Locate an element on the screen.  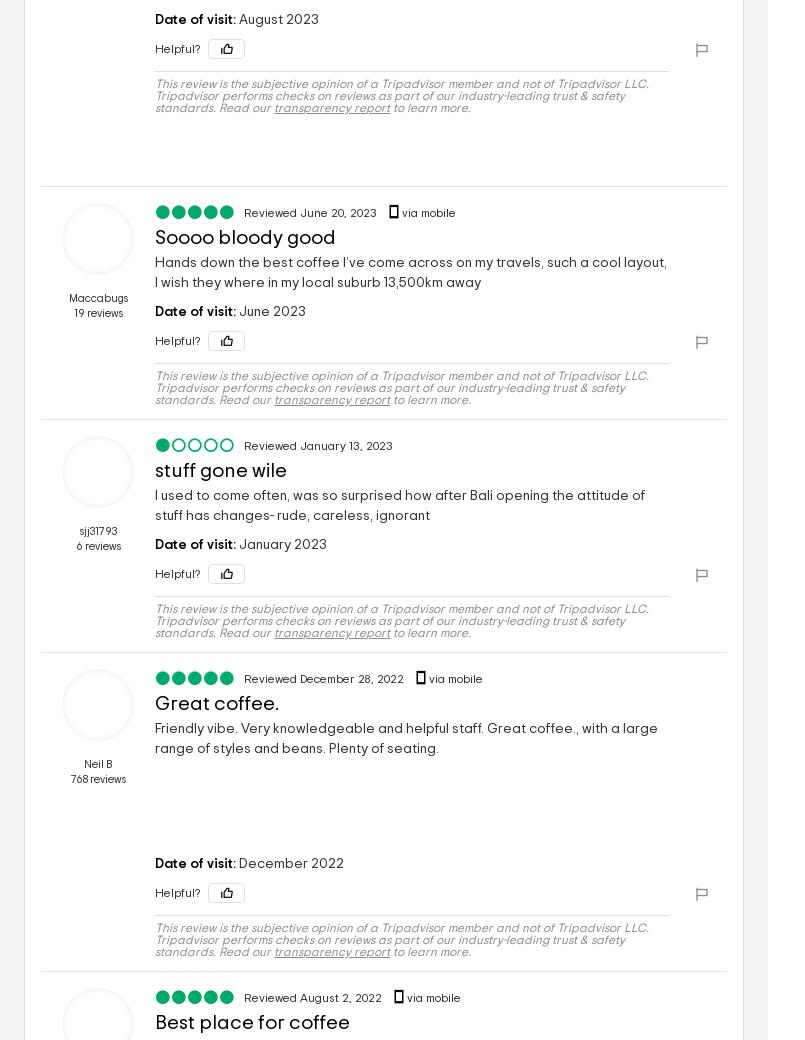
'Reviewed June 20, 2023' is located at coordinates (311, 212).